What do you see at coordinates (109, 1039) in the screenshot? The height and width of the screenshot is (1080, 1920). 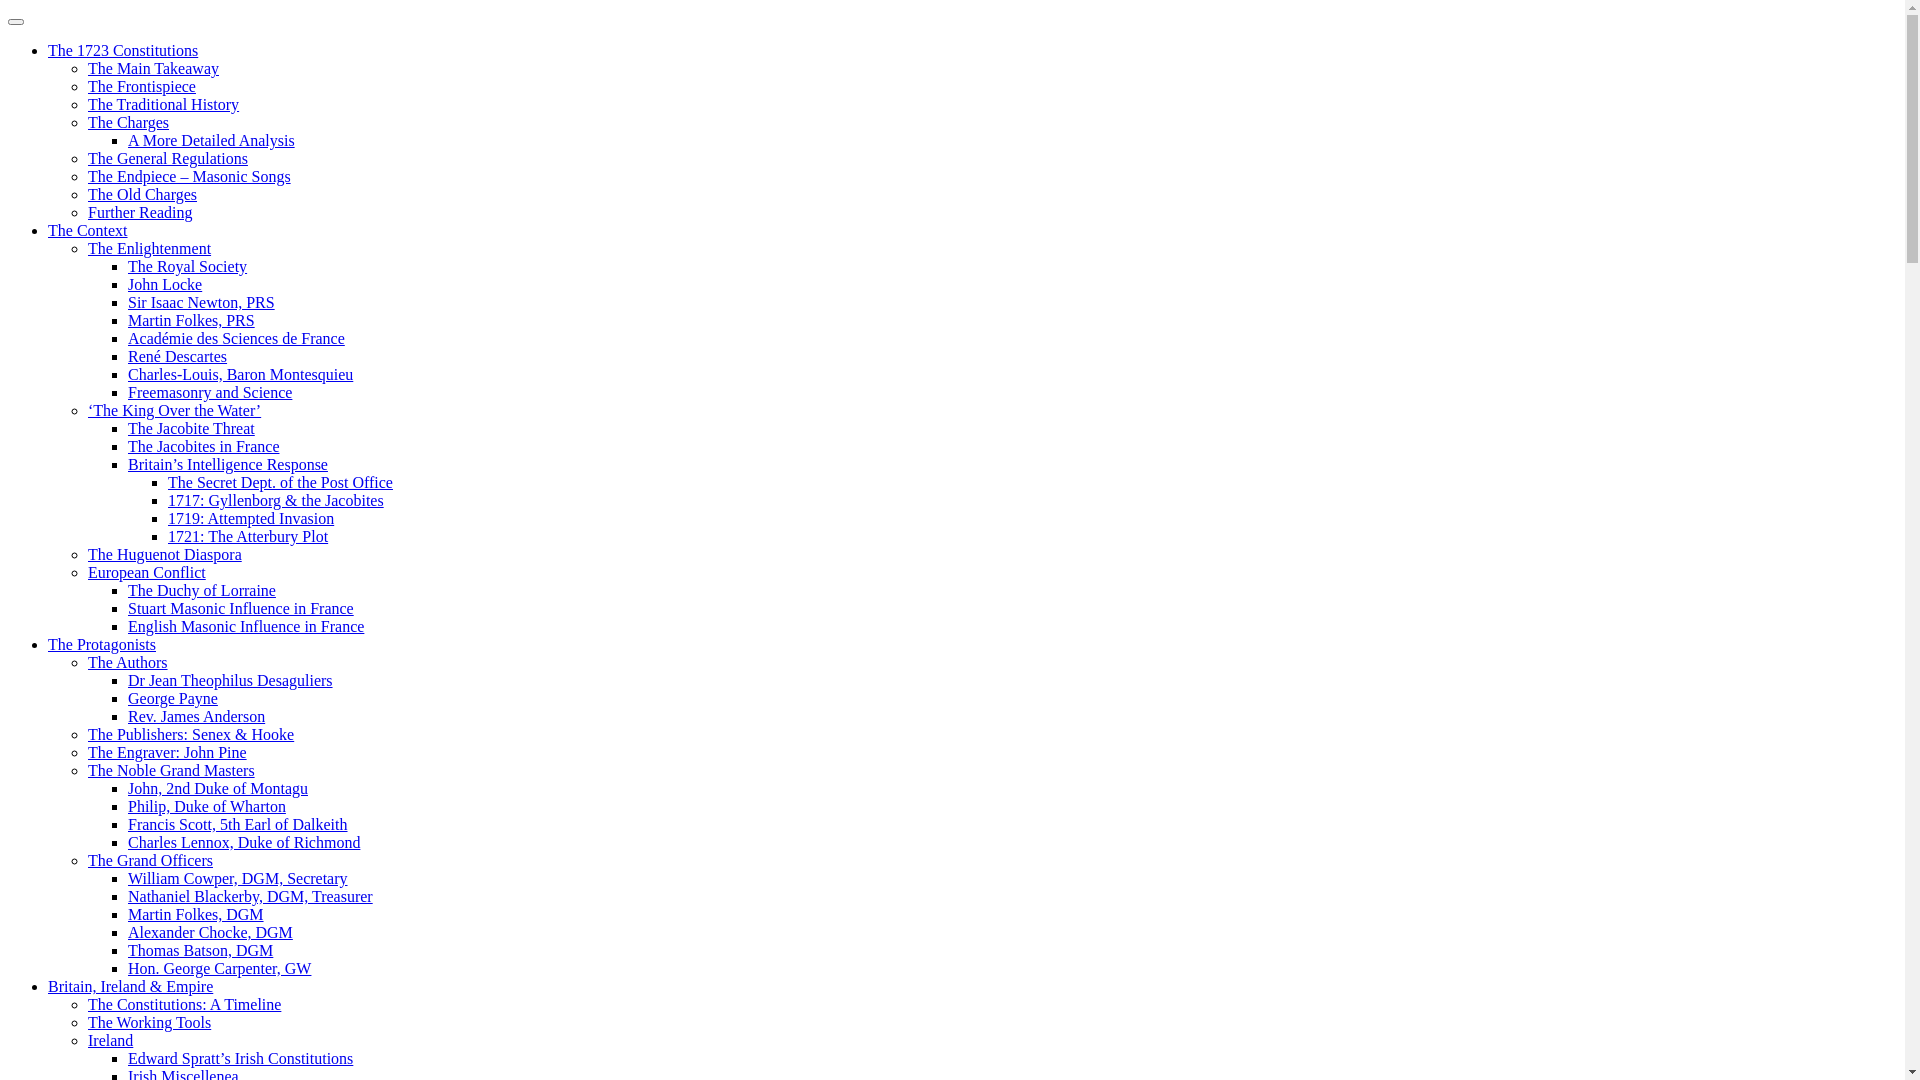 I see `'Ireland'` at bounding box center [109, 1039].